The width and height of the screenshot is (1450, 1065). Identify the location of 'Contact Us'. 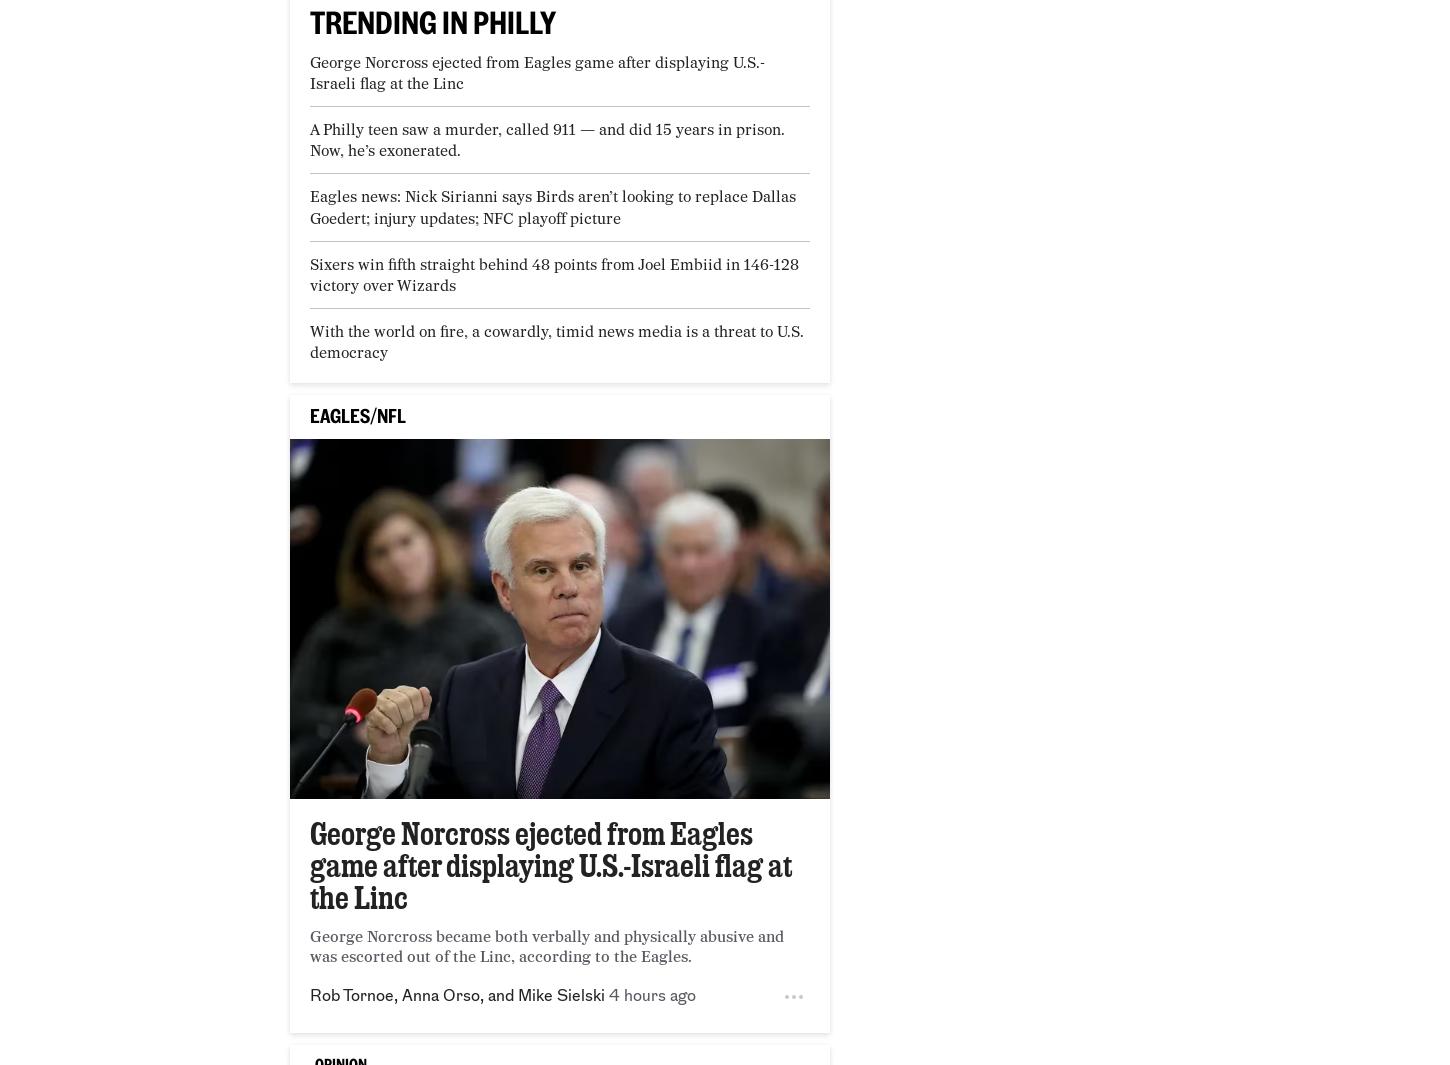
(174, 782).